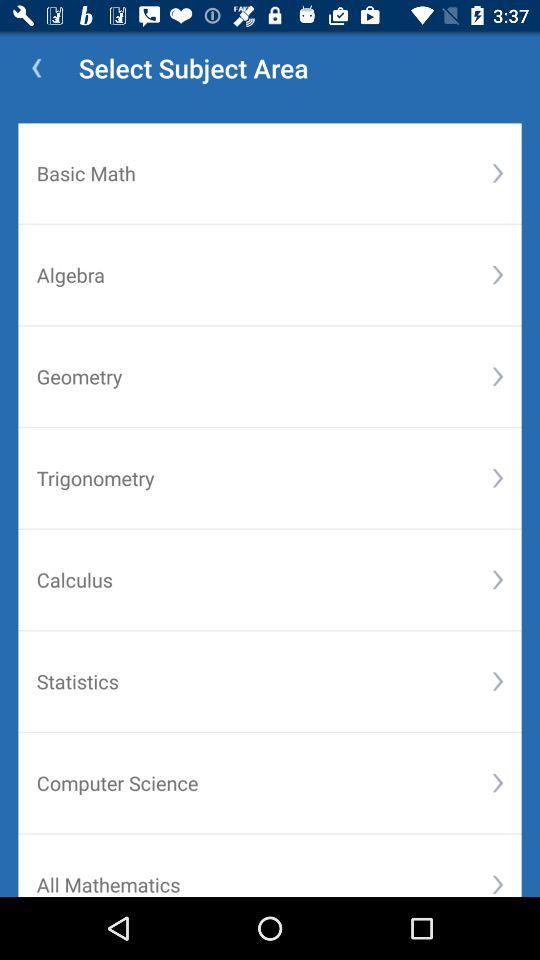 The image size is (540, 960). Describe the element at coordinates (264, 478) in the screenshot. I see `trigonometry` at that location.